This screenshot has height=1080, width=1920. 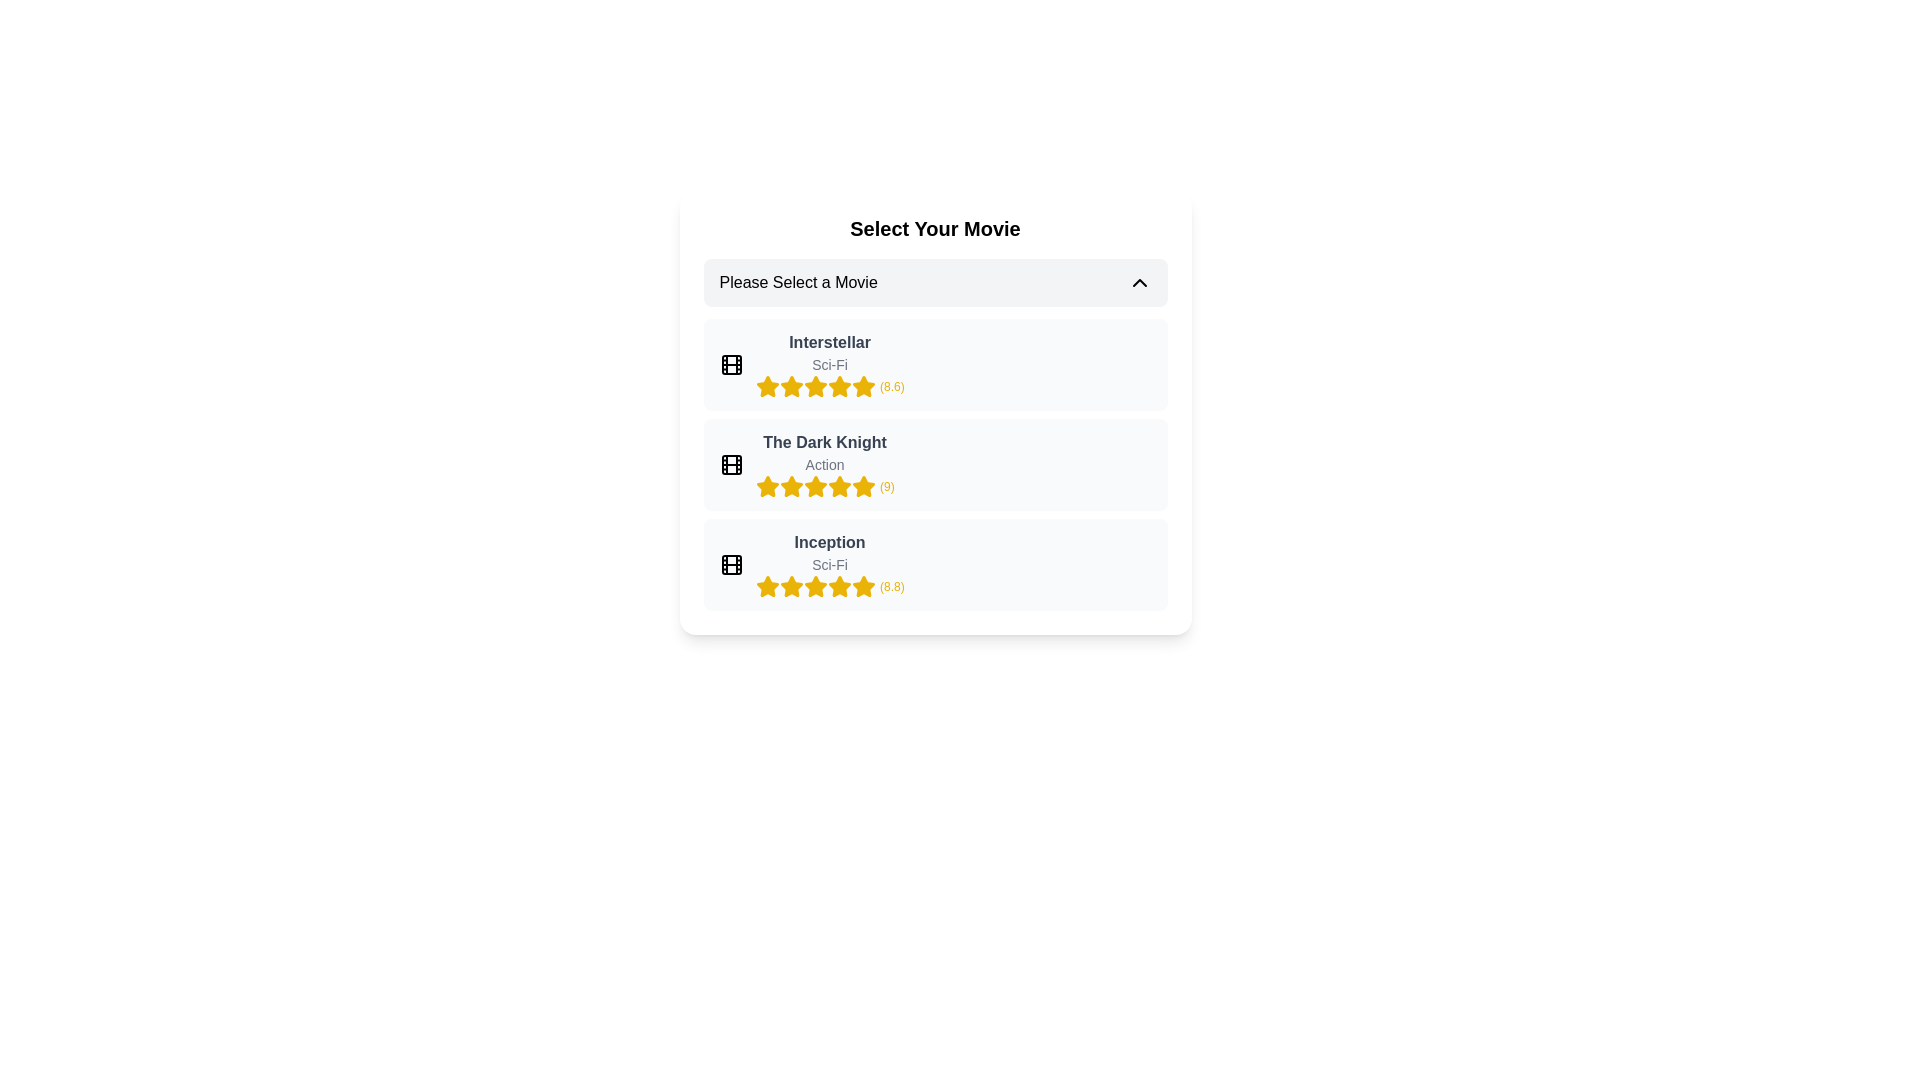 I want to click on the fifth star icon in the movie rating section, which indicates a rating of '8.8' for the movie 'Inception', so click(x=790, y=585).